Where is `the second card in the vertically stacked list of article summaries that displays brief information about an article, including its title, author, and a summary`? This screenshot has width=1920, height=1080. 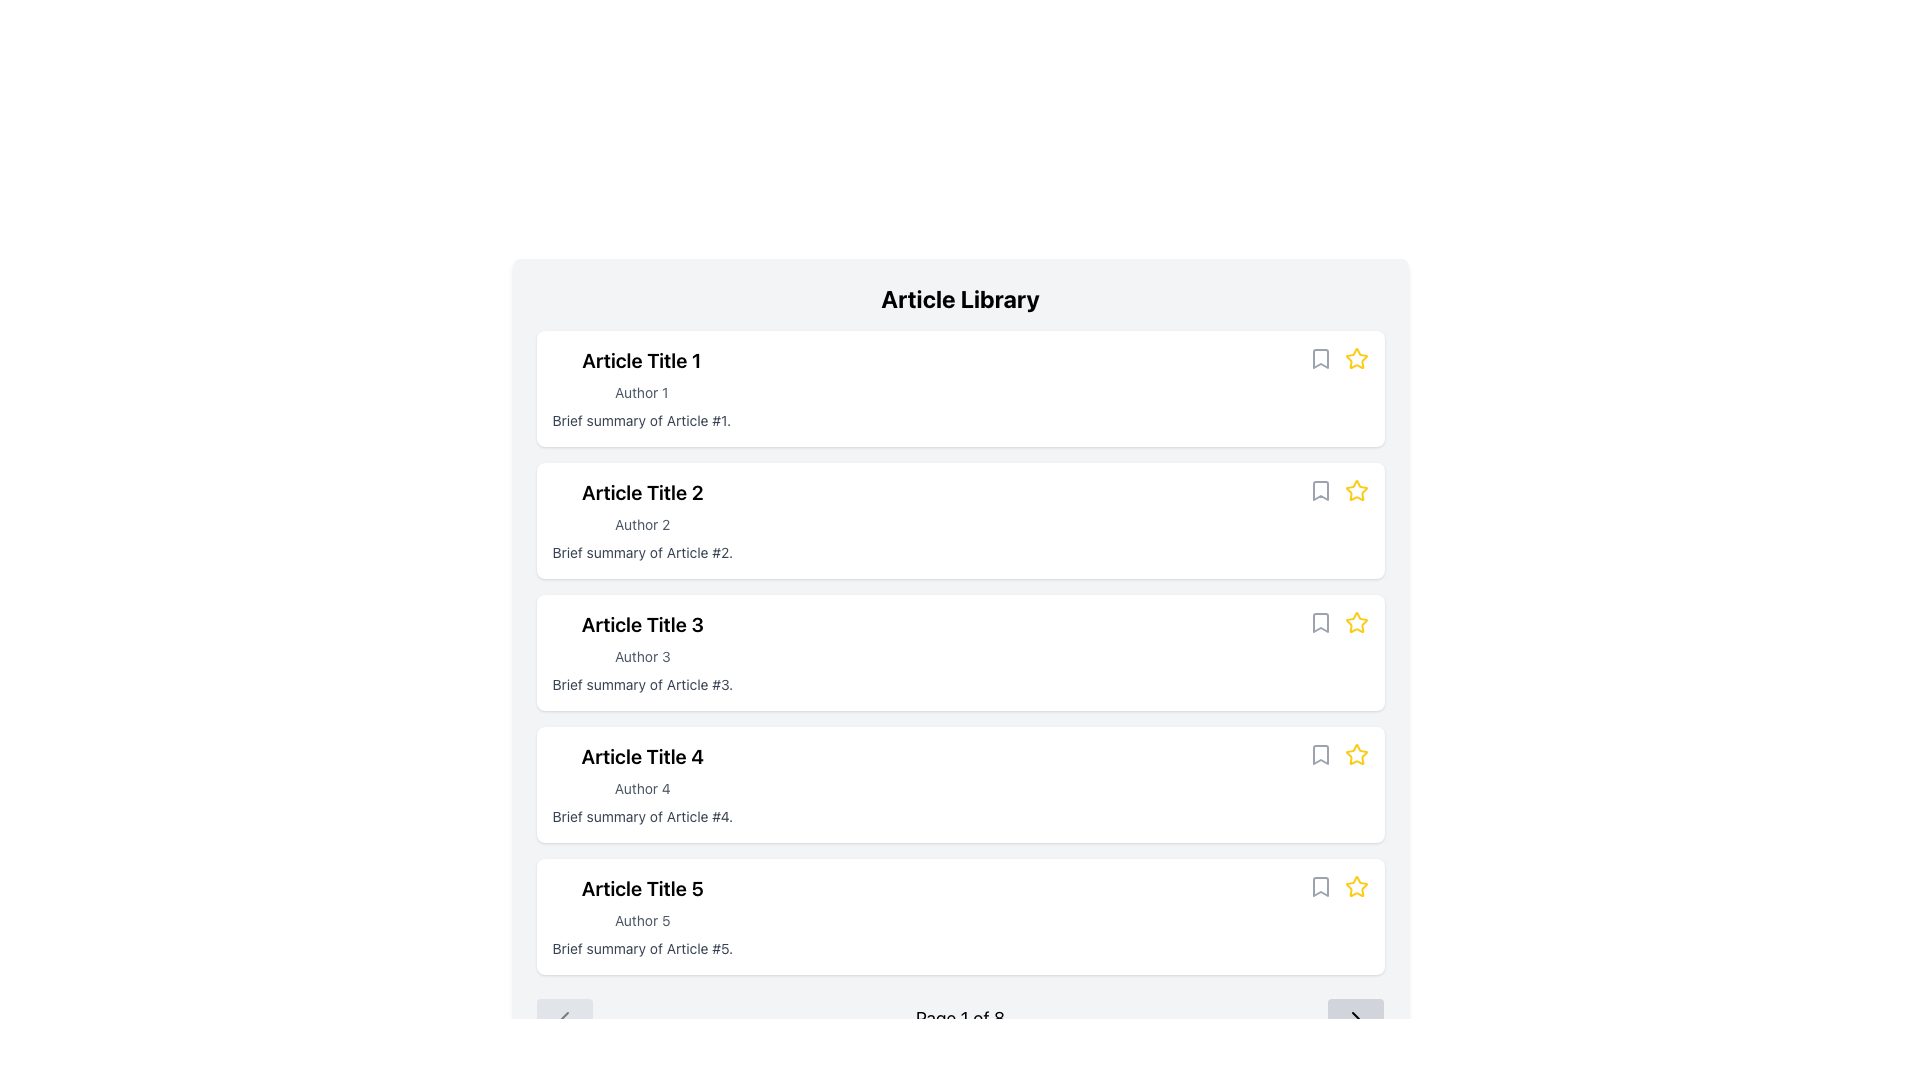
the second card in the vertically stacked list of article summaries that displays brief information about an article, including its title, author, and a summary is located at coordinates (642, 519).